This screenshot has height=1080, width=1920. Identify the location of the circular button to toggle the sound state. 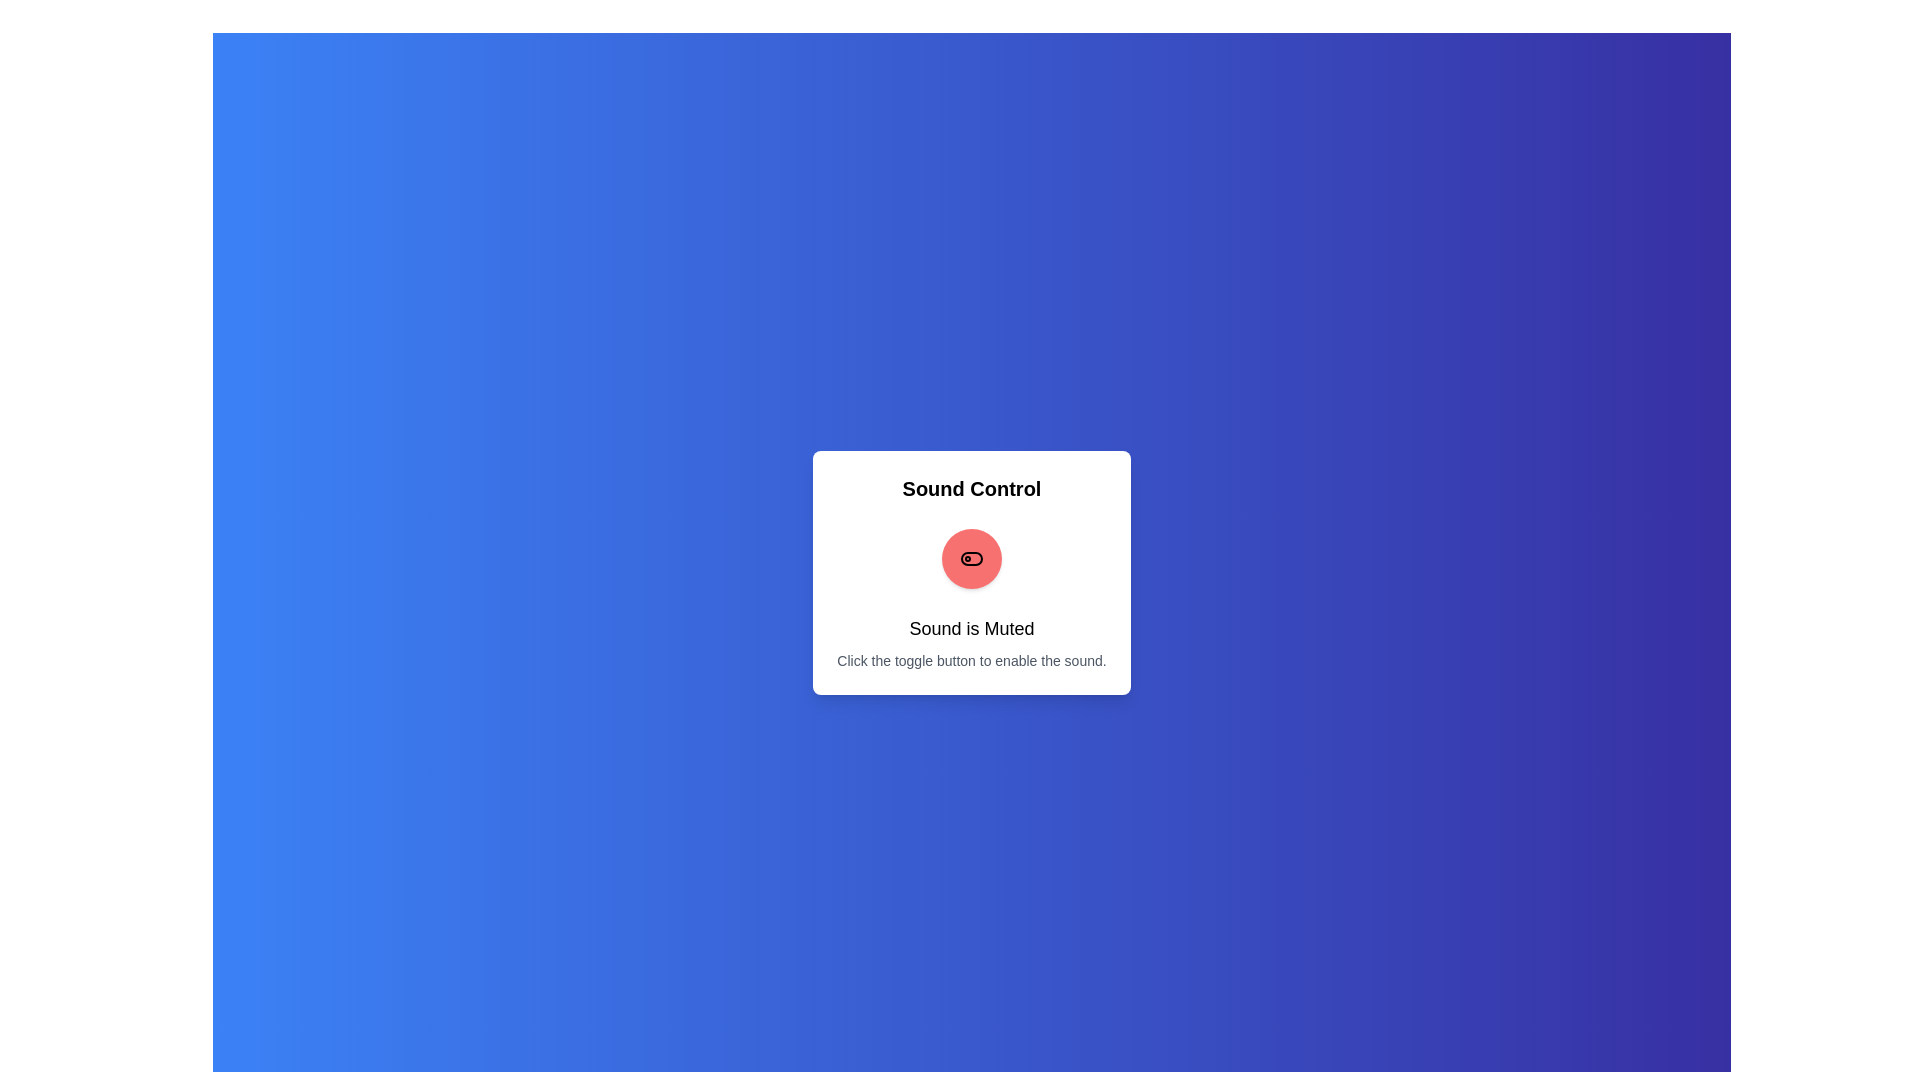
(971, 559).